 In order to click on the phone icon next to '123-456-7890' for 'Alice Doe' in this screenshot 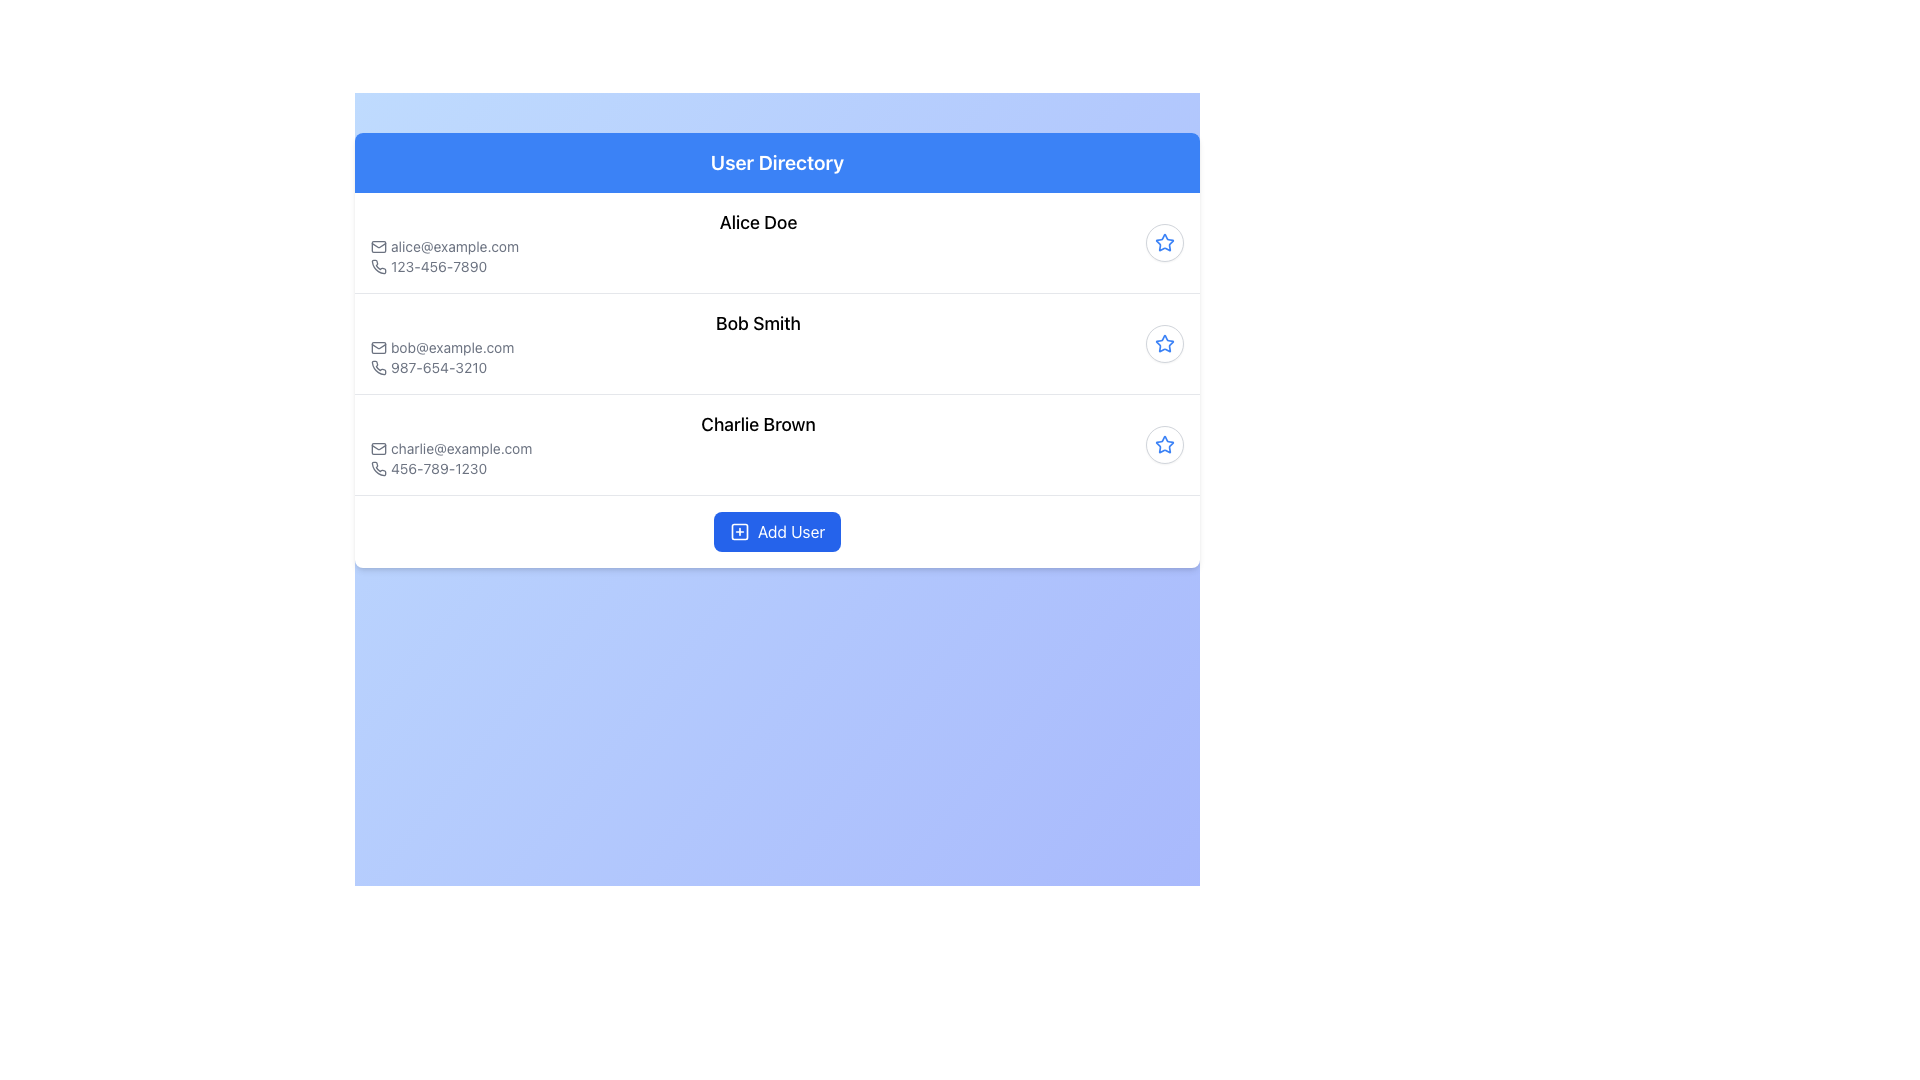, I will do `click(379, 265)`.